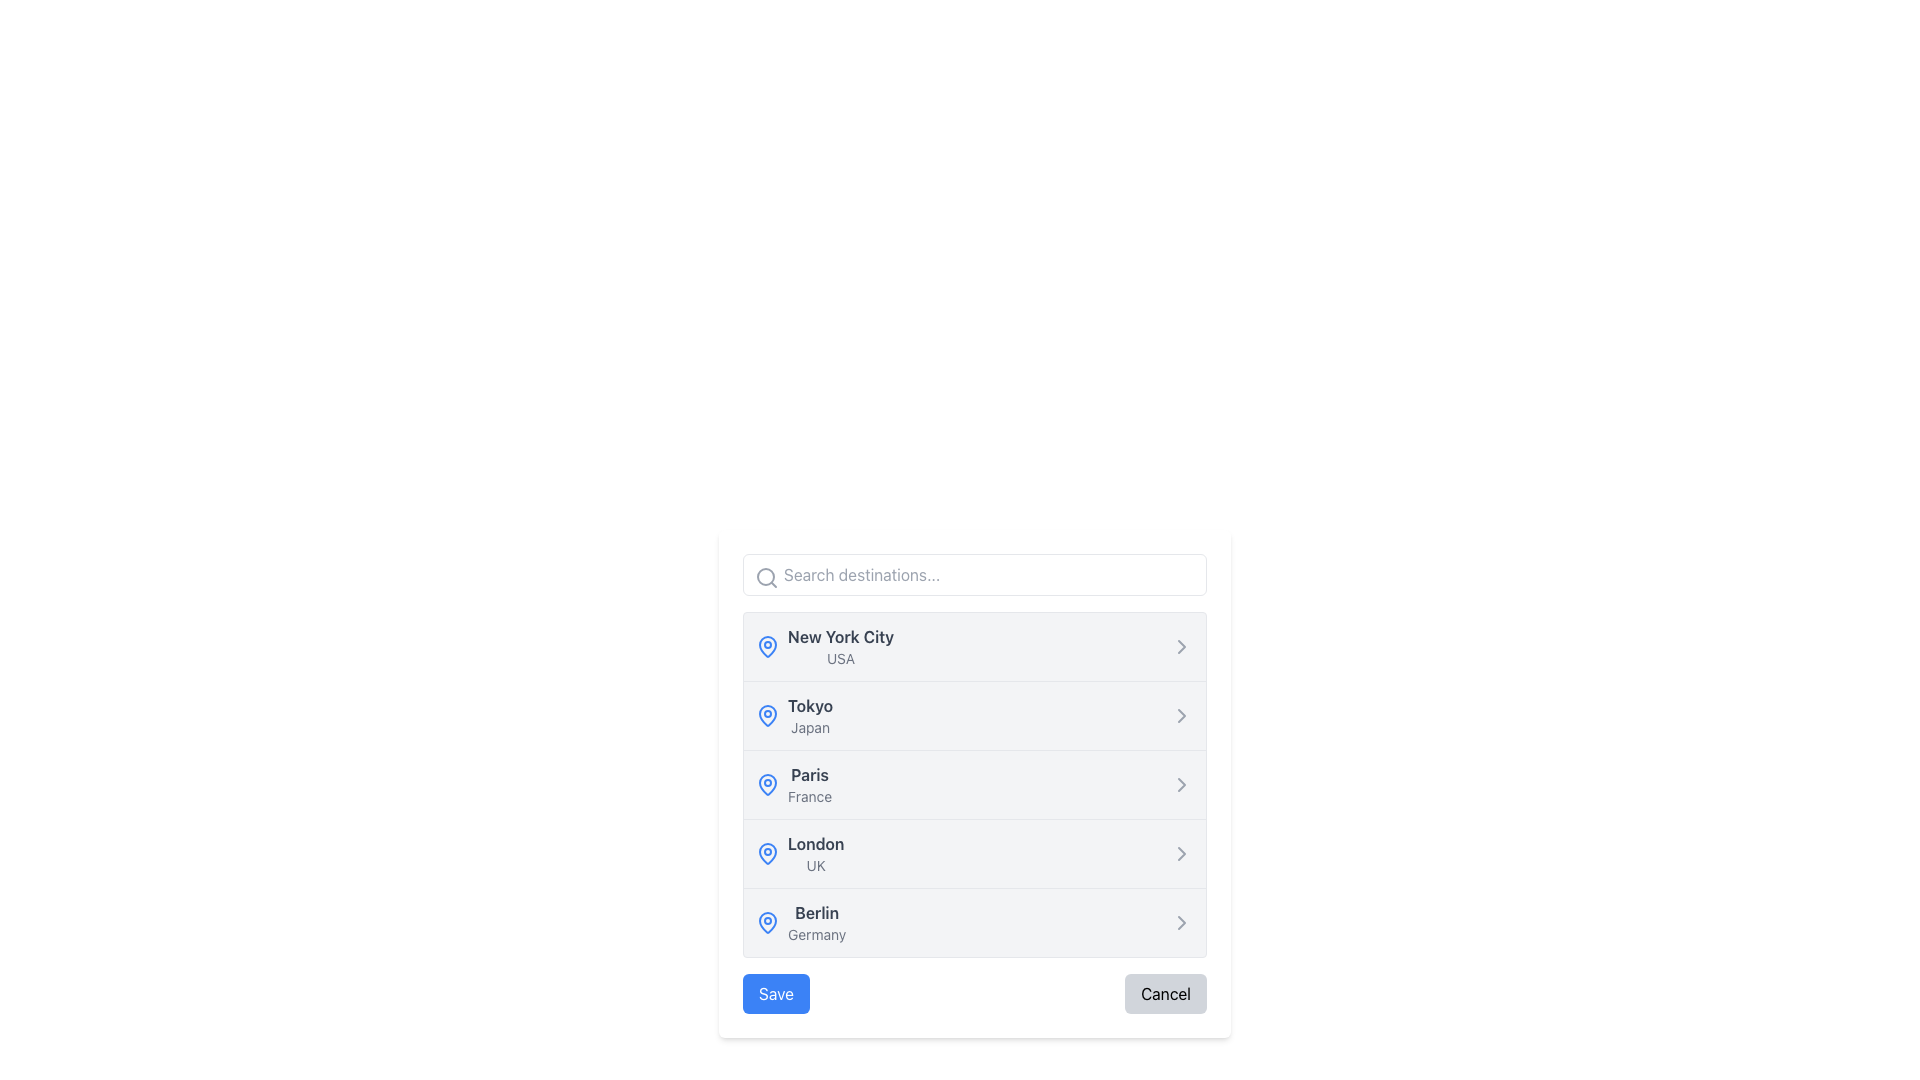 The width and height of the screenshot is (1920, 1080). I want to click on the geographical location icon associated with 'London UK' that is positioned left of the text block within a list item, so click(767, 853).